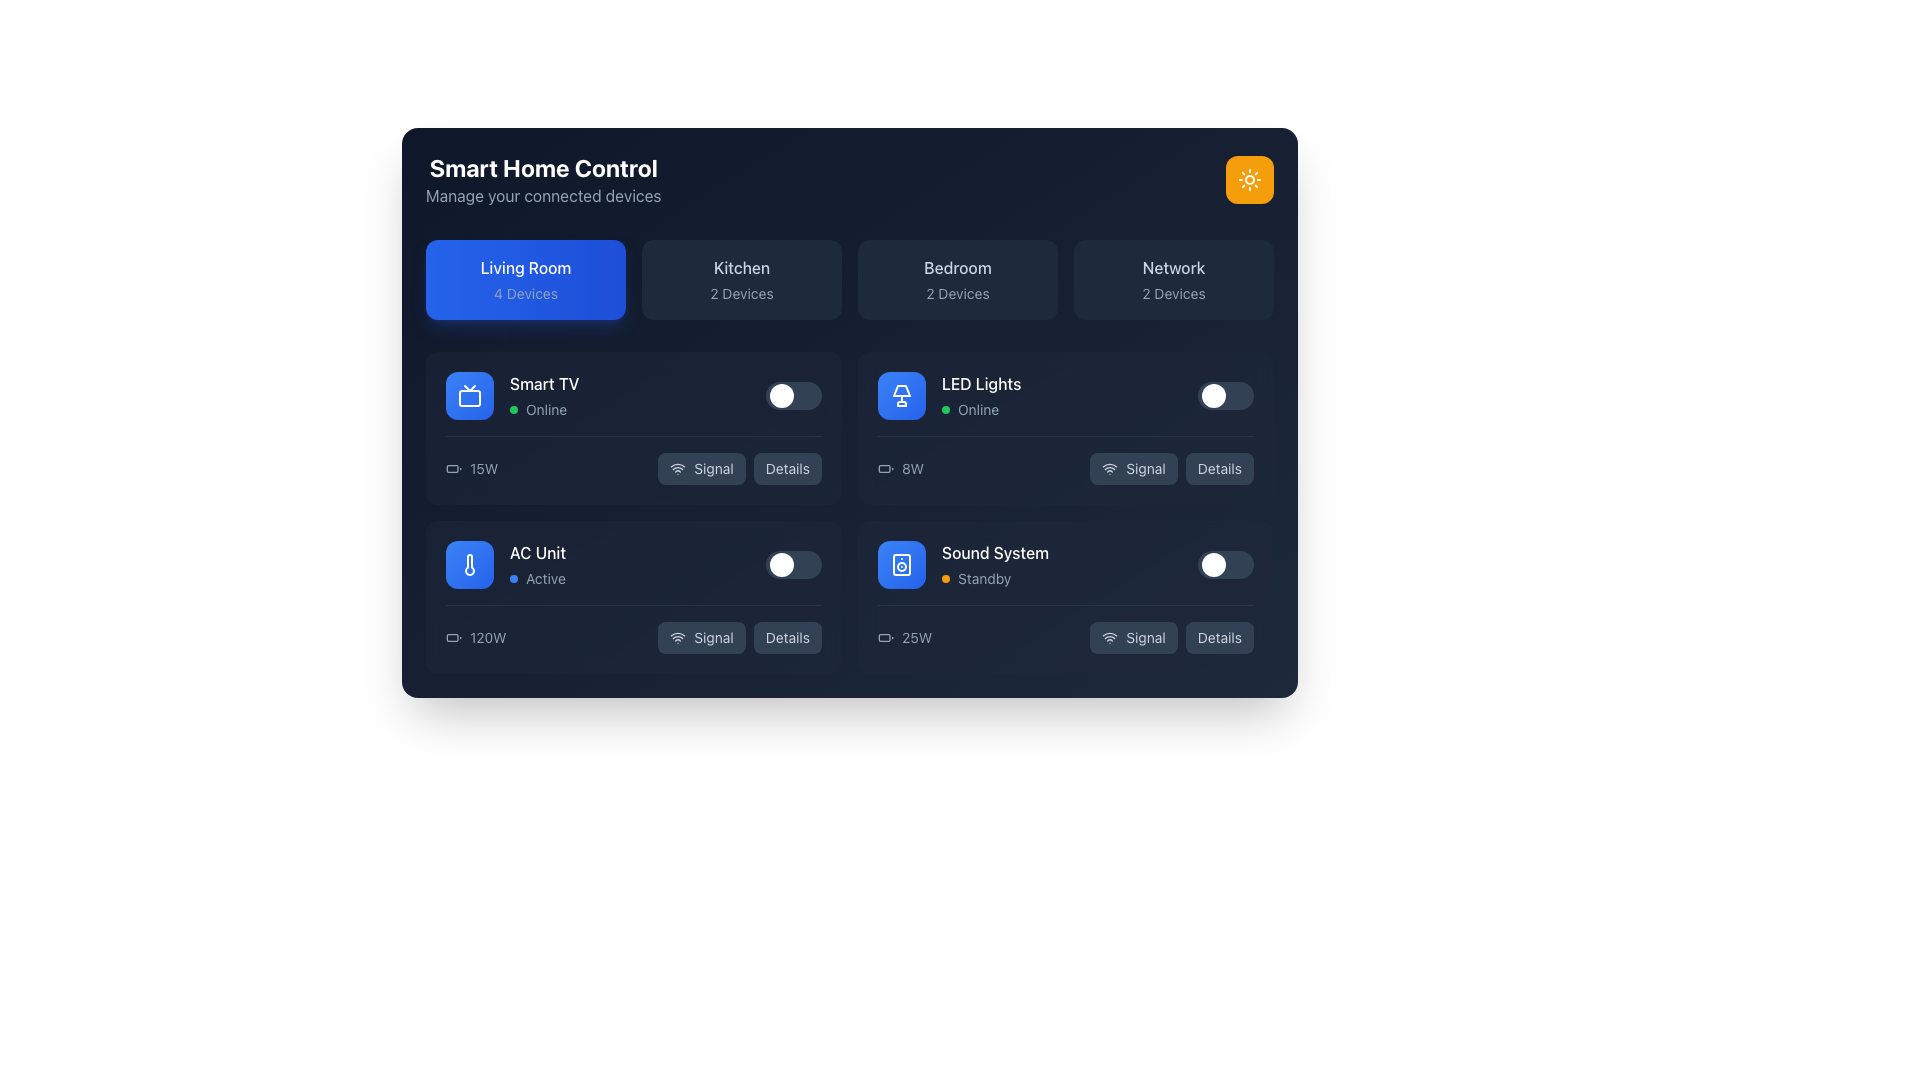 This screenshot has height=1080, width=1920. I want to click on the button for the 'AC Unit' device control section, so click(701, 637).